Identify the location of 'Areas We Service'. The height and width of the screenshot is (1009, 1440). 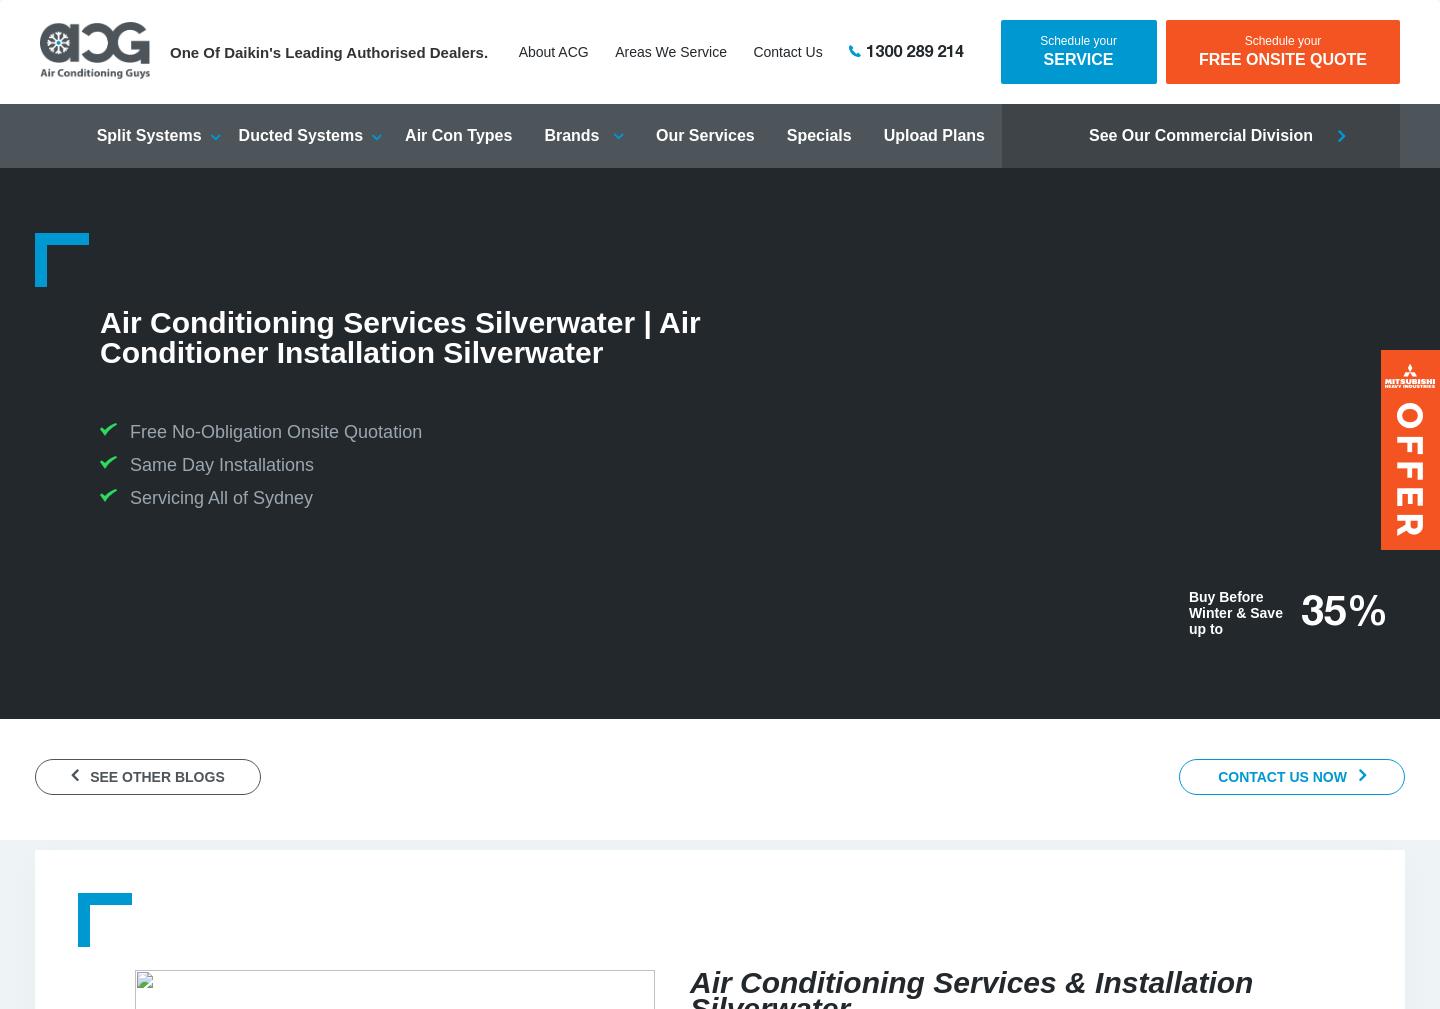
(670, 50).